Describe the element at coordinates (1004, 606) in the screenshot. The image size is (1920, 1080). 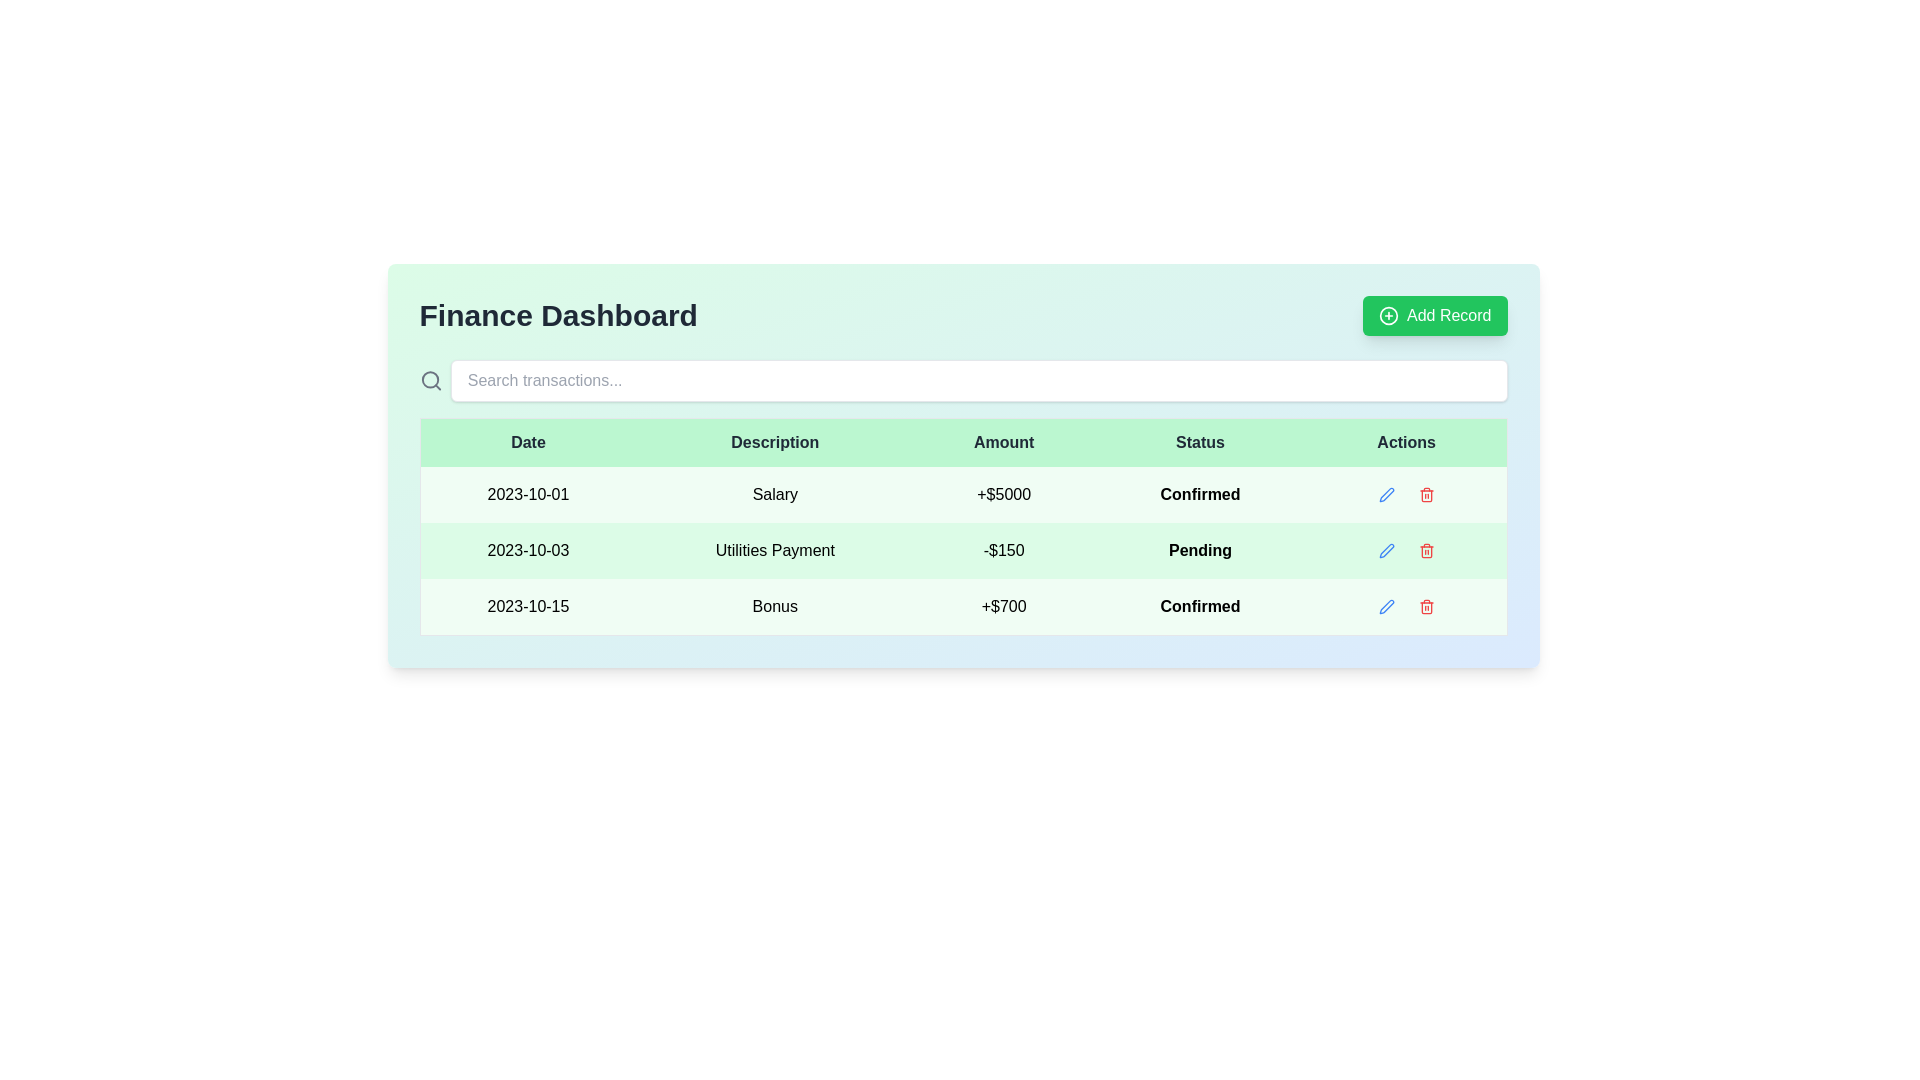
I see `the monetary value '+$700' located in the 'Amount' column of the '2023-10-15' row in the transaction table` at that location.